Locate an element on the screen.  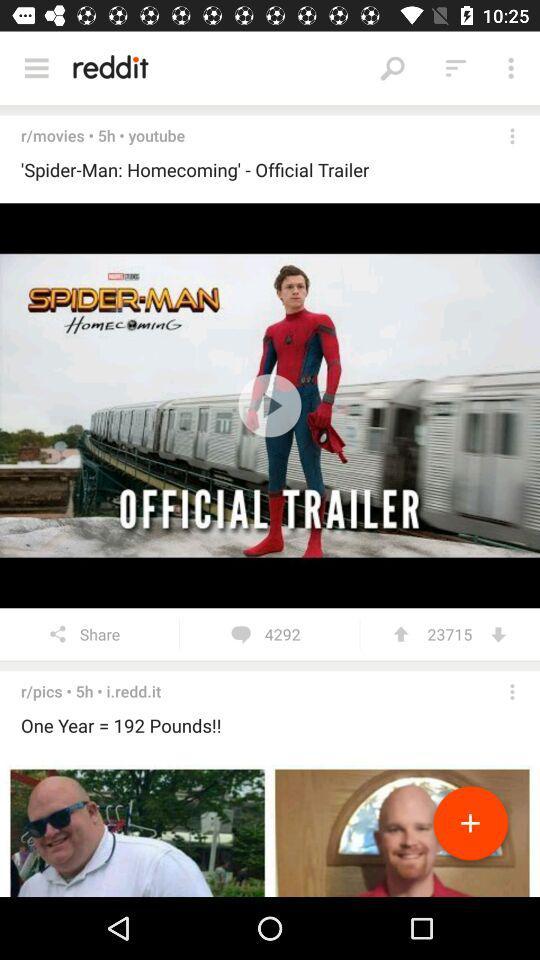
a menu button with a list of more options is located at coordinates (36, 68).